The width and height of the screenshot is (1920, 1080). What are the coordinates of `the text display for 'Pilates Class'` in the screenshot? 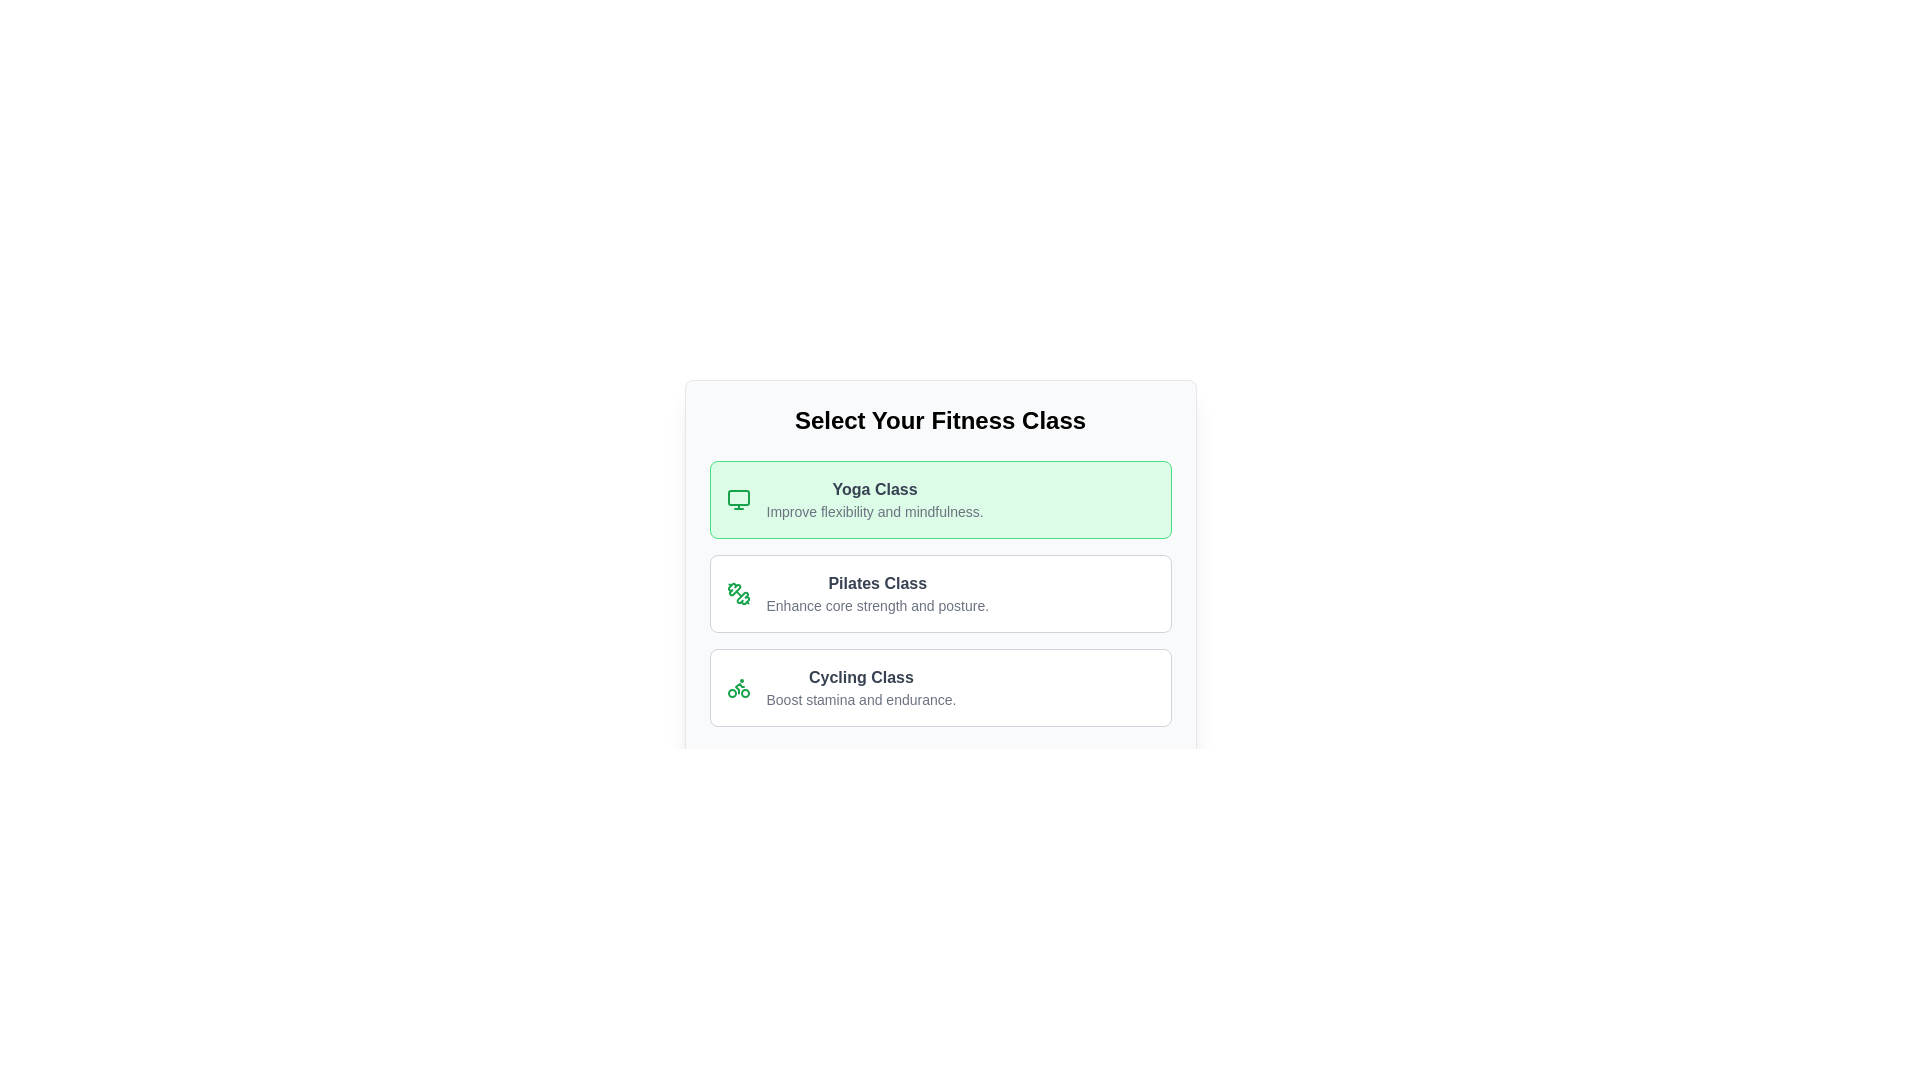 It's located at (877, 593).